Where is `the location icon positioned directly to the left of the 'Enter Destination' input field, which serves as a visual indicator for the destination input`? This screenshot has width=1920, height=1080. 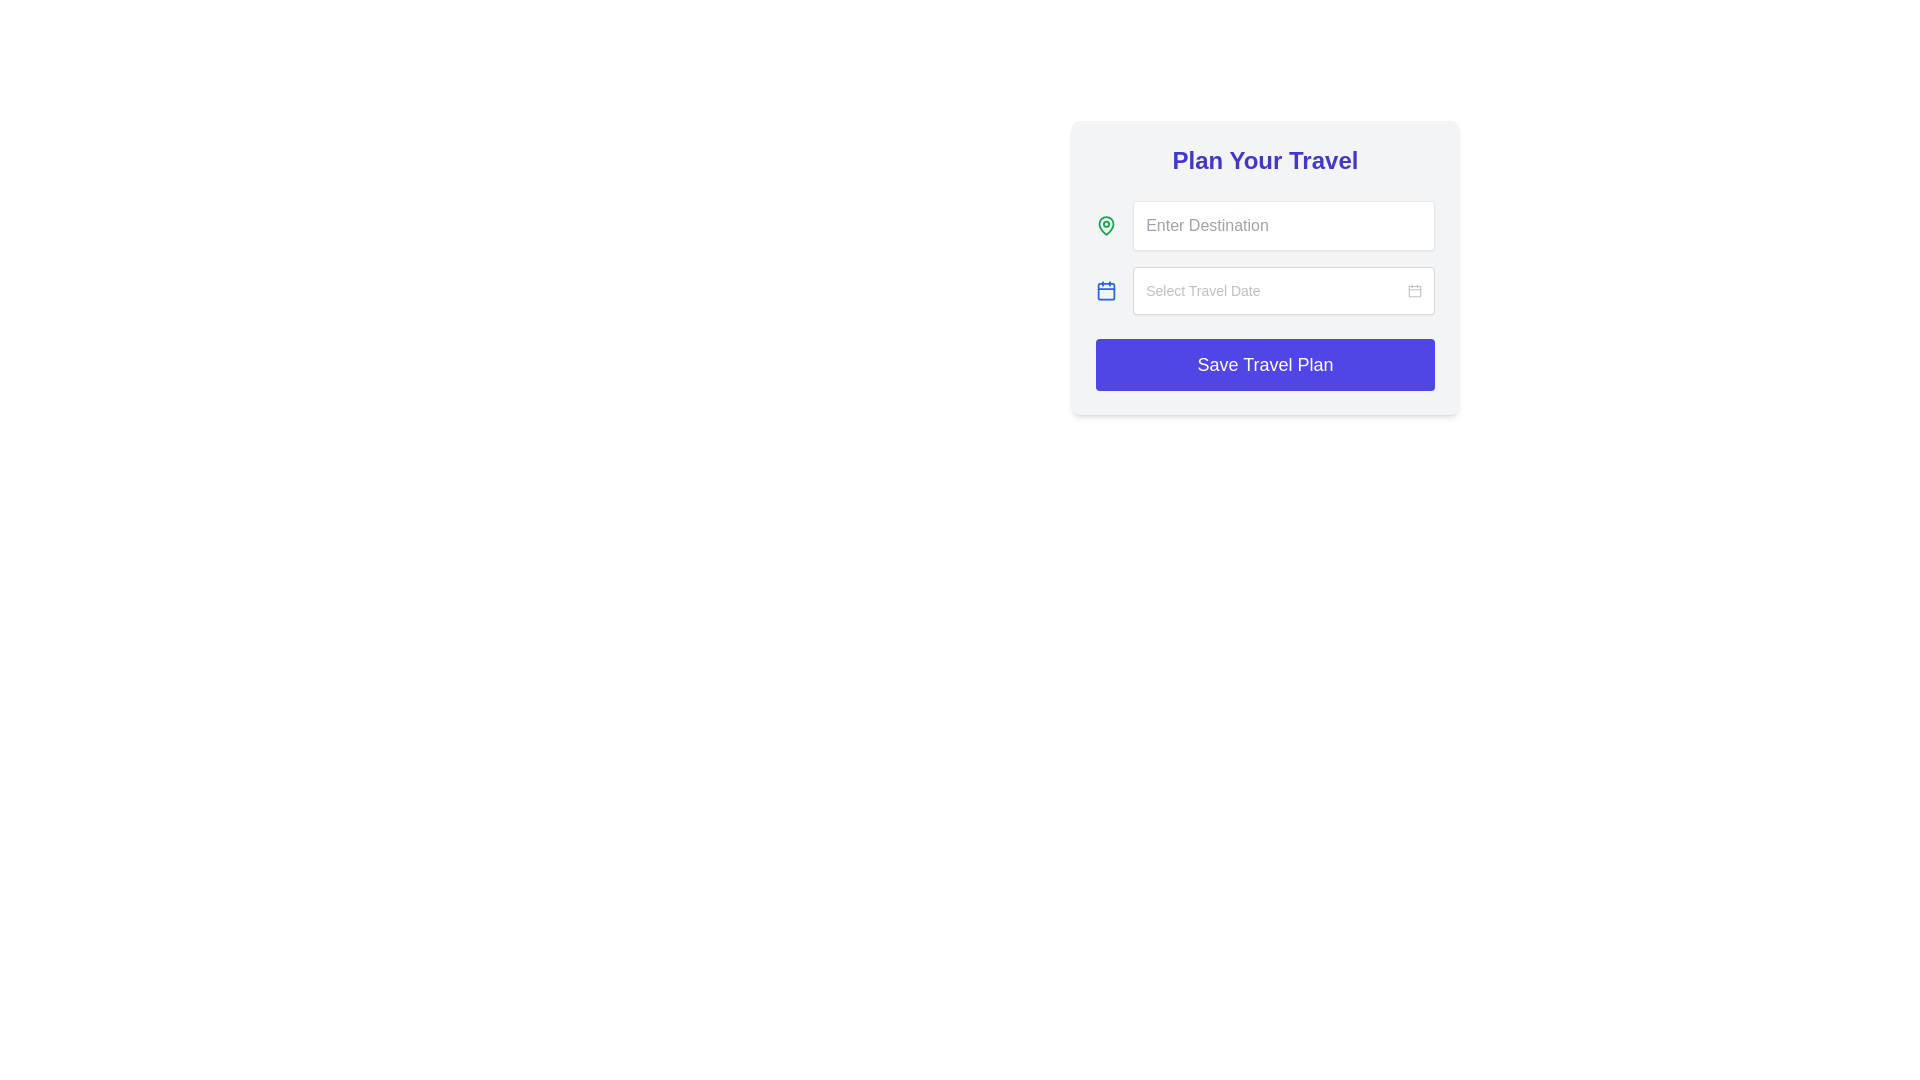
the location icon positioned directly to the left of the 'Enter Destination' input field, which serves as a visual indicator for the destination input is located at coordinates (1105, 225).